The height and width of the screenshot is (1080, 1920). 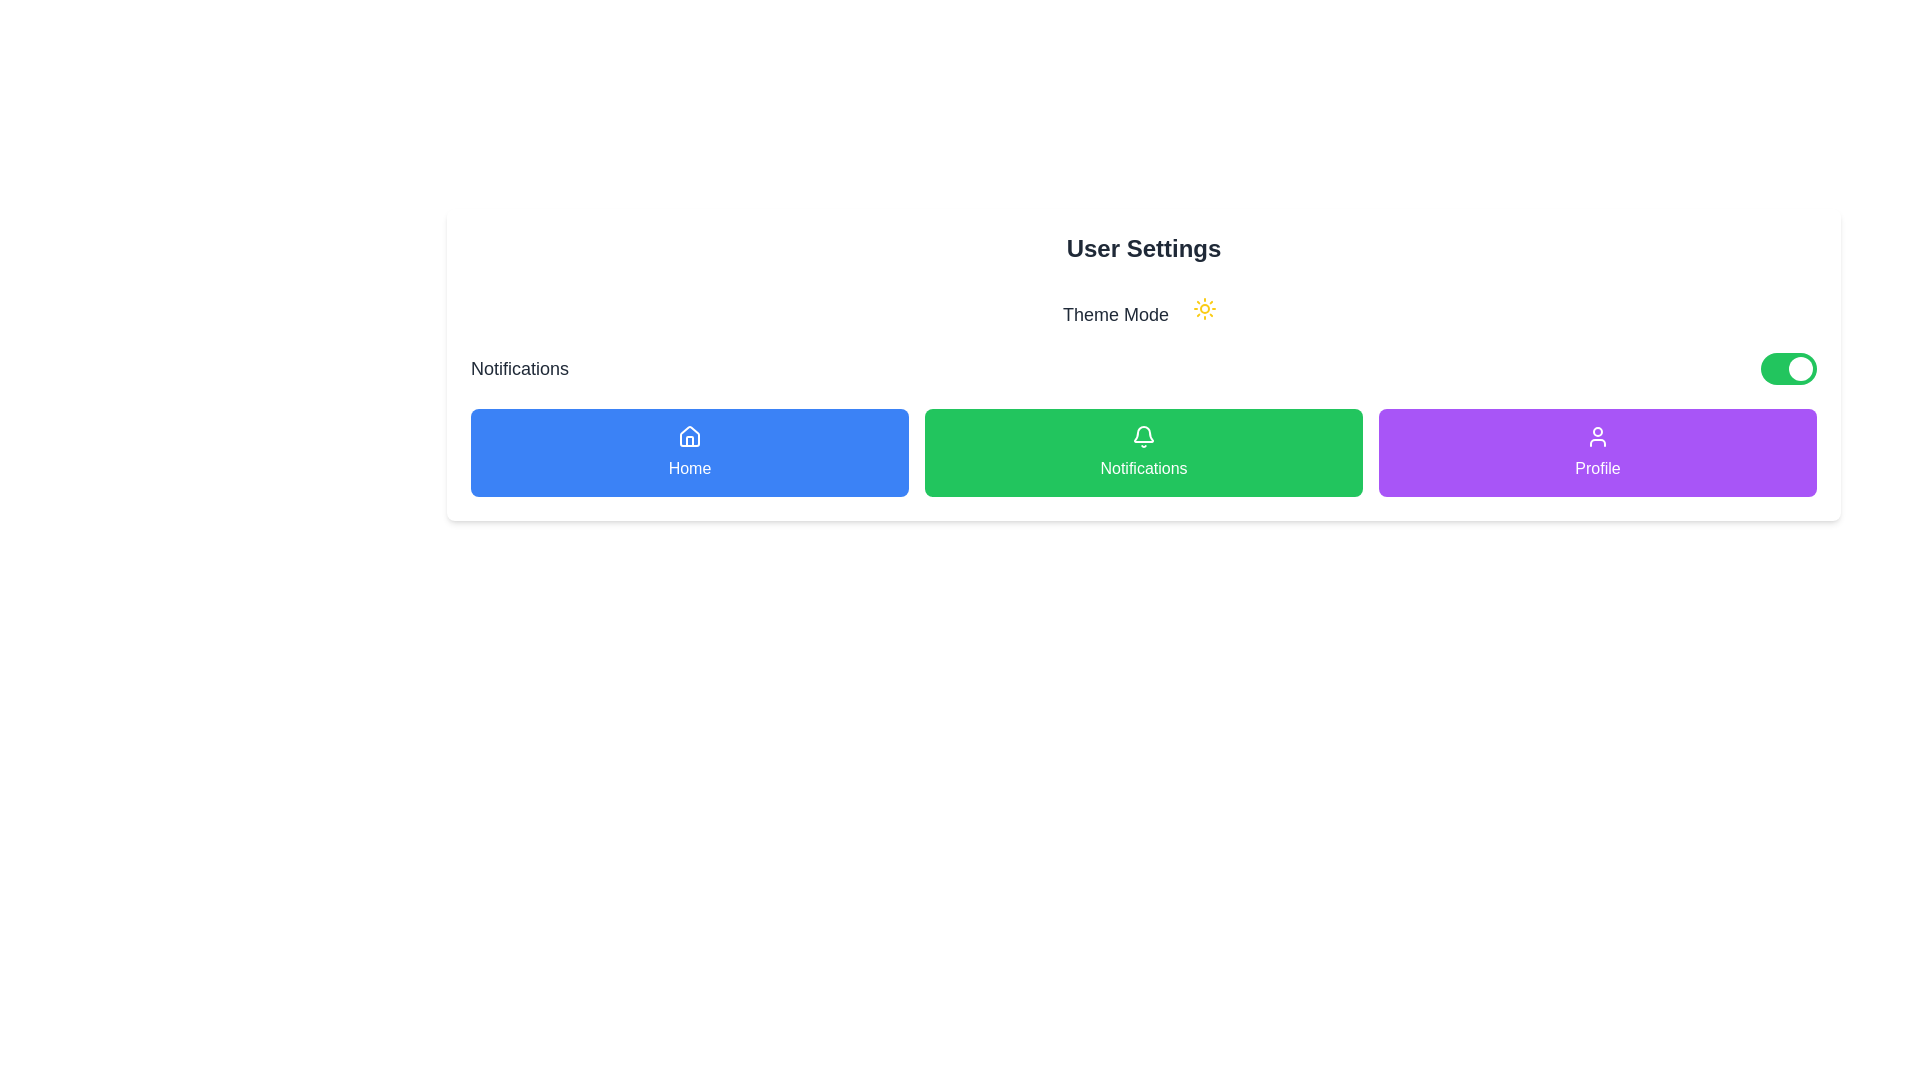 I want to click on the text label that describes the theme-setting feature, located centrally below the 'User Settings' header, so click(x=1115, y=315).